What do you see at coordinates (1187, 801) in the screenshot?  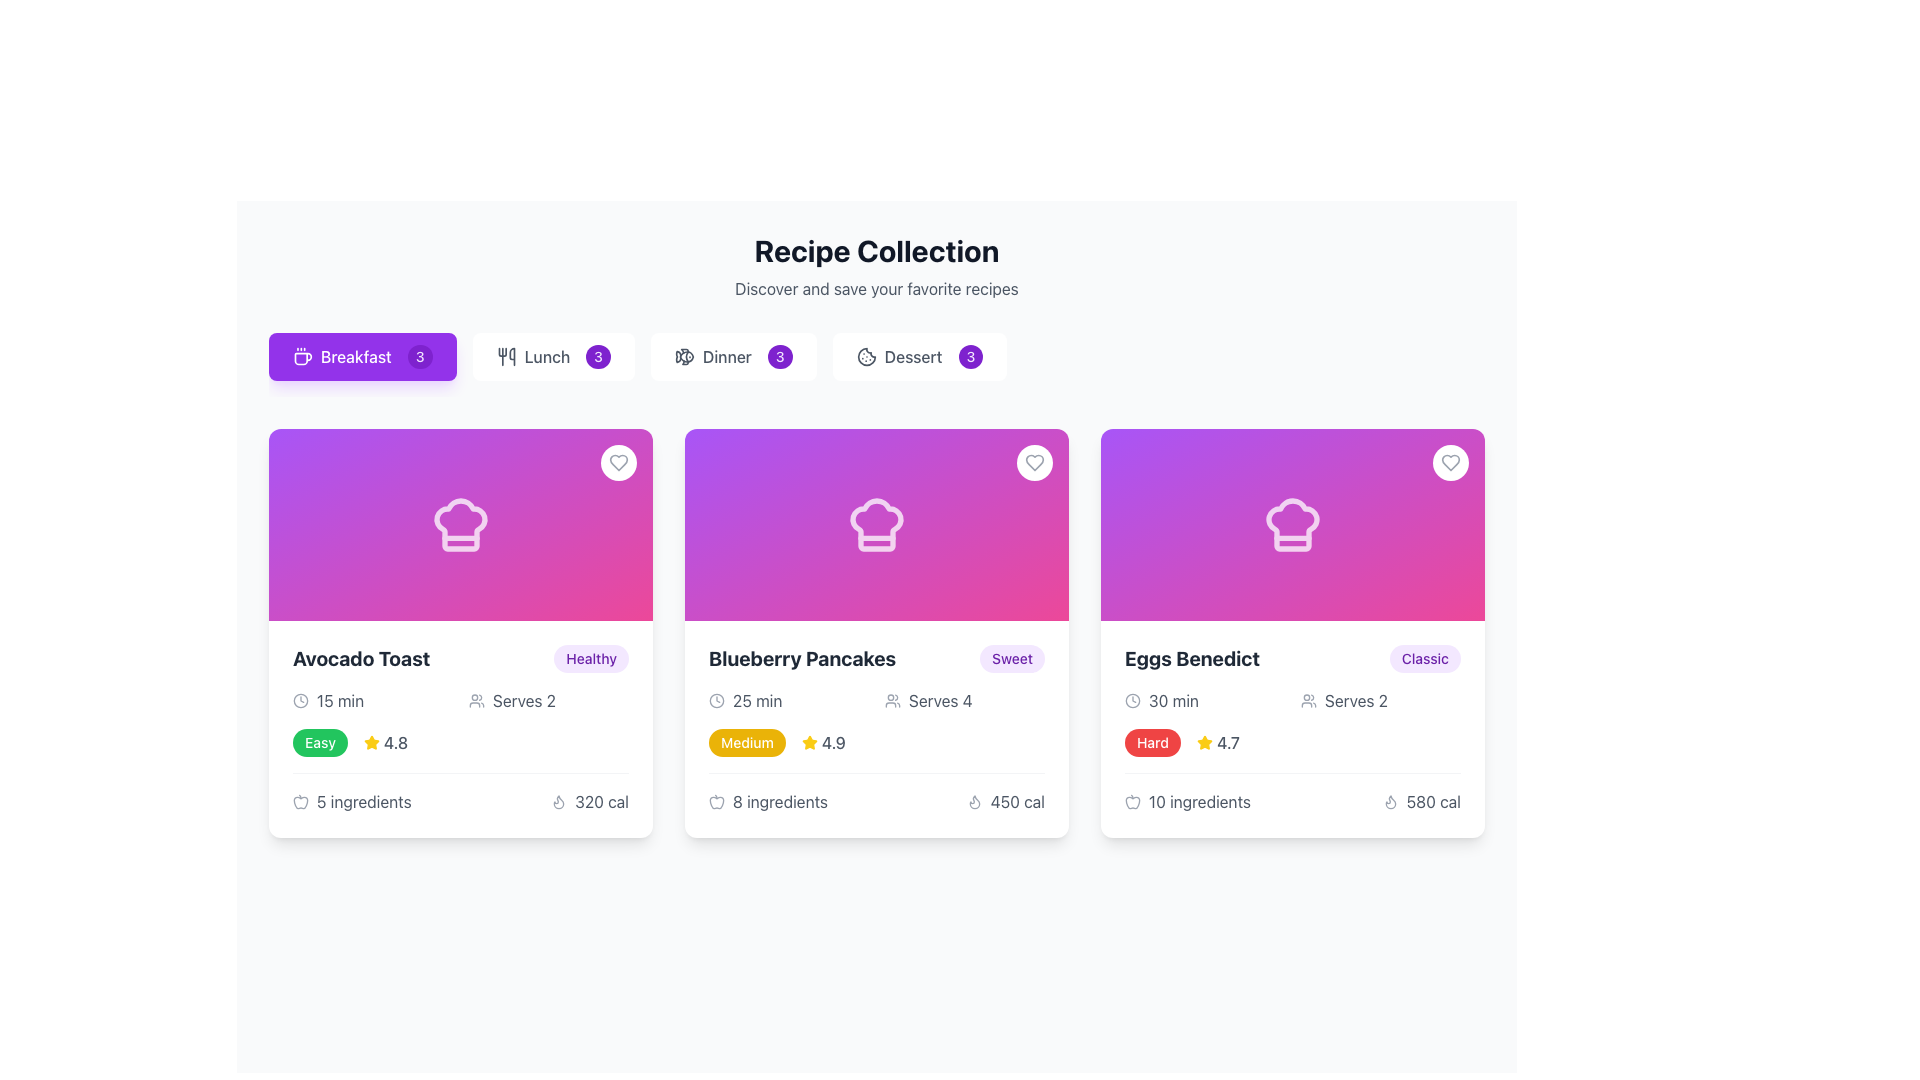 I see `the text '10 ingredients' next to the apple icon, located within the 'Eggs Benedict' card, below the 'Hard' tag and above the '580 cal' calorie count` at bounding box center [1187, 801].